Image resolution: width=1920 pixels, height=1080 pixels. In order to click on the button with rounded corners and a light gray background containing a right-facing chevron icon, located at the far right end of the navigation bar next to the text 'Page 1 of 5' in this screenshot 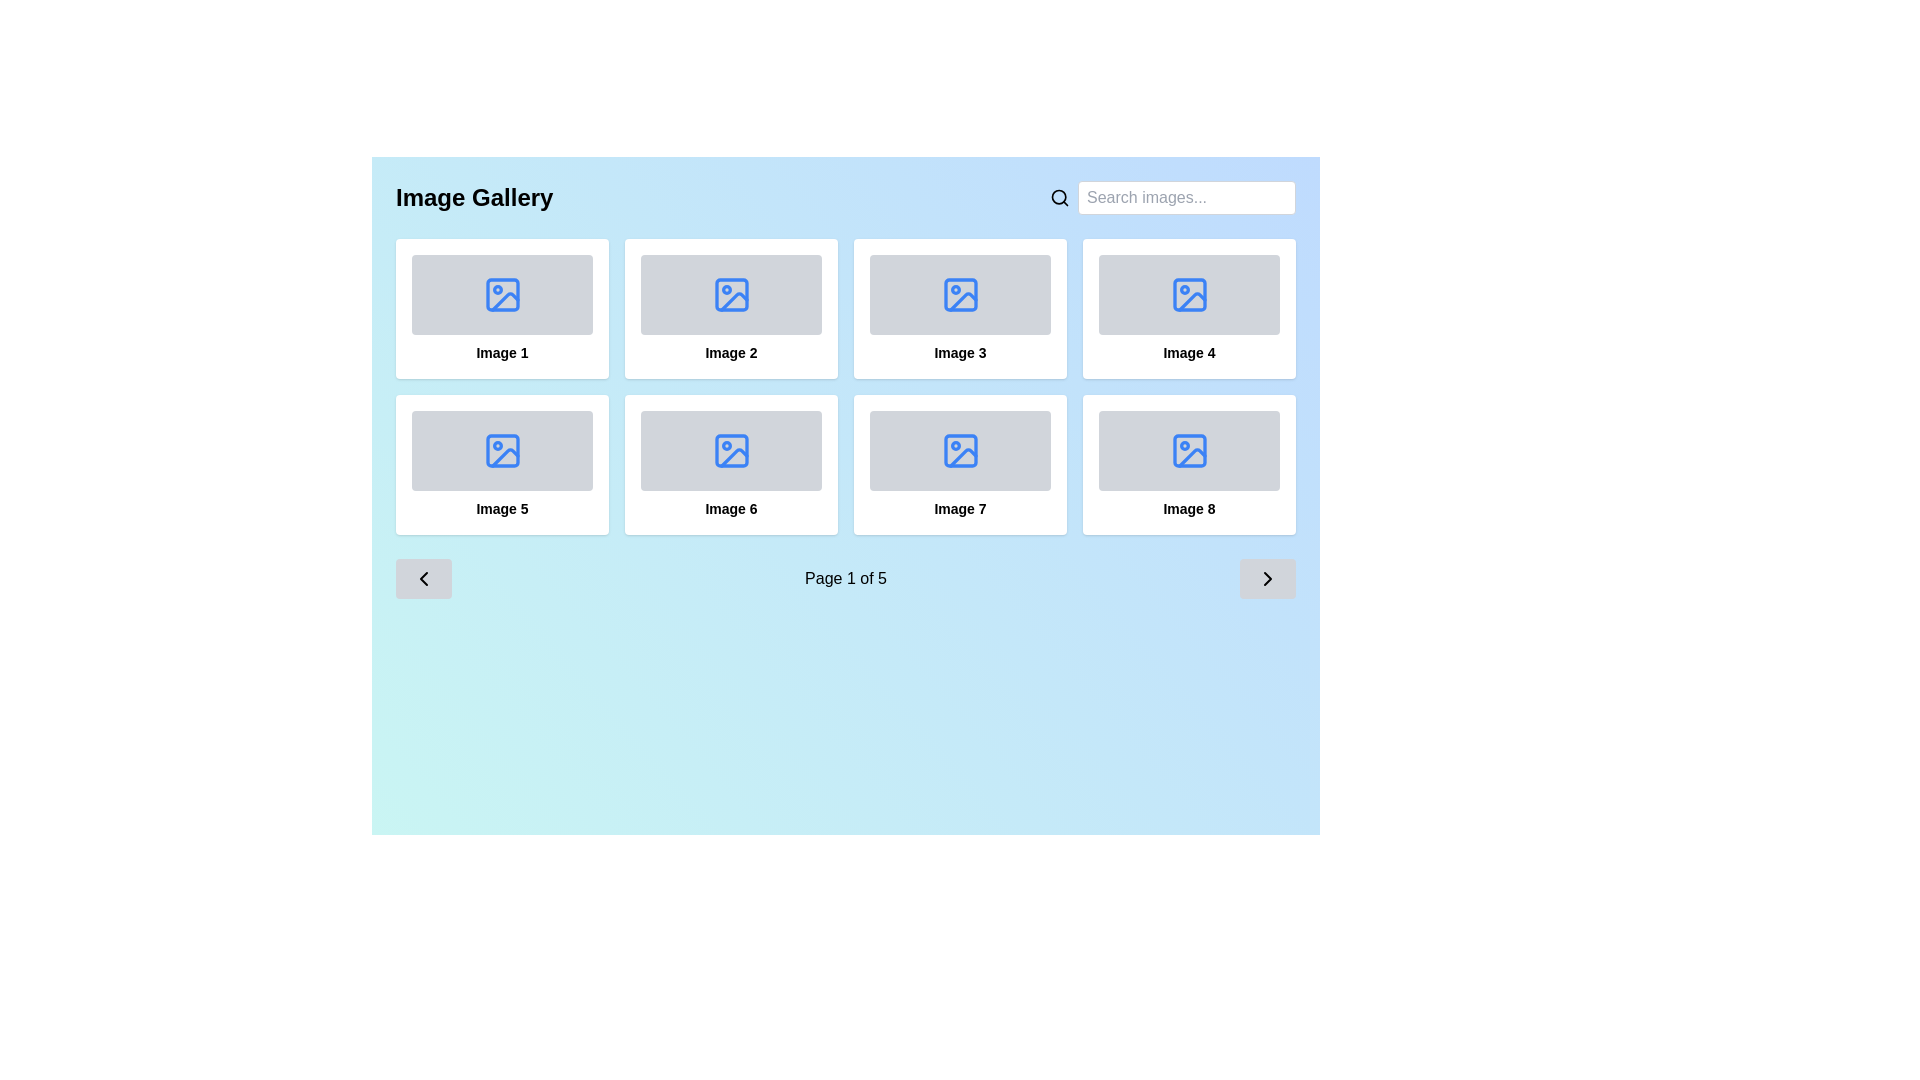, I will do `click(1266, 578)`.